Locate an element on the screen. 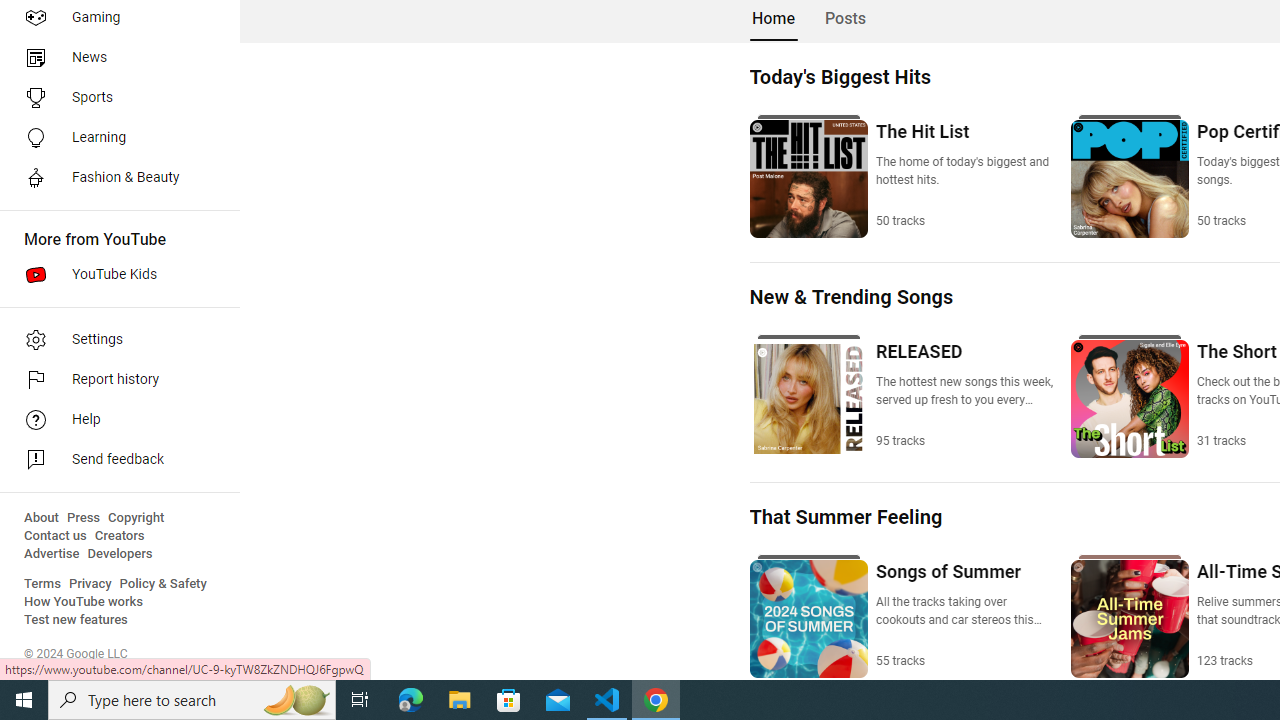  'Today' is located at coordinates (839, 76).